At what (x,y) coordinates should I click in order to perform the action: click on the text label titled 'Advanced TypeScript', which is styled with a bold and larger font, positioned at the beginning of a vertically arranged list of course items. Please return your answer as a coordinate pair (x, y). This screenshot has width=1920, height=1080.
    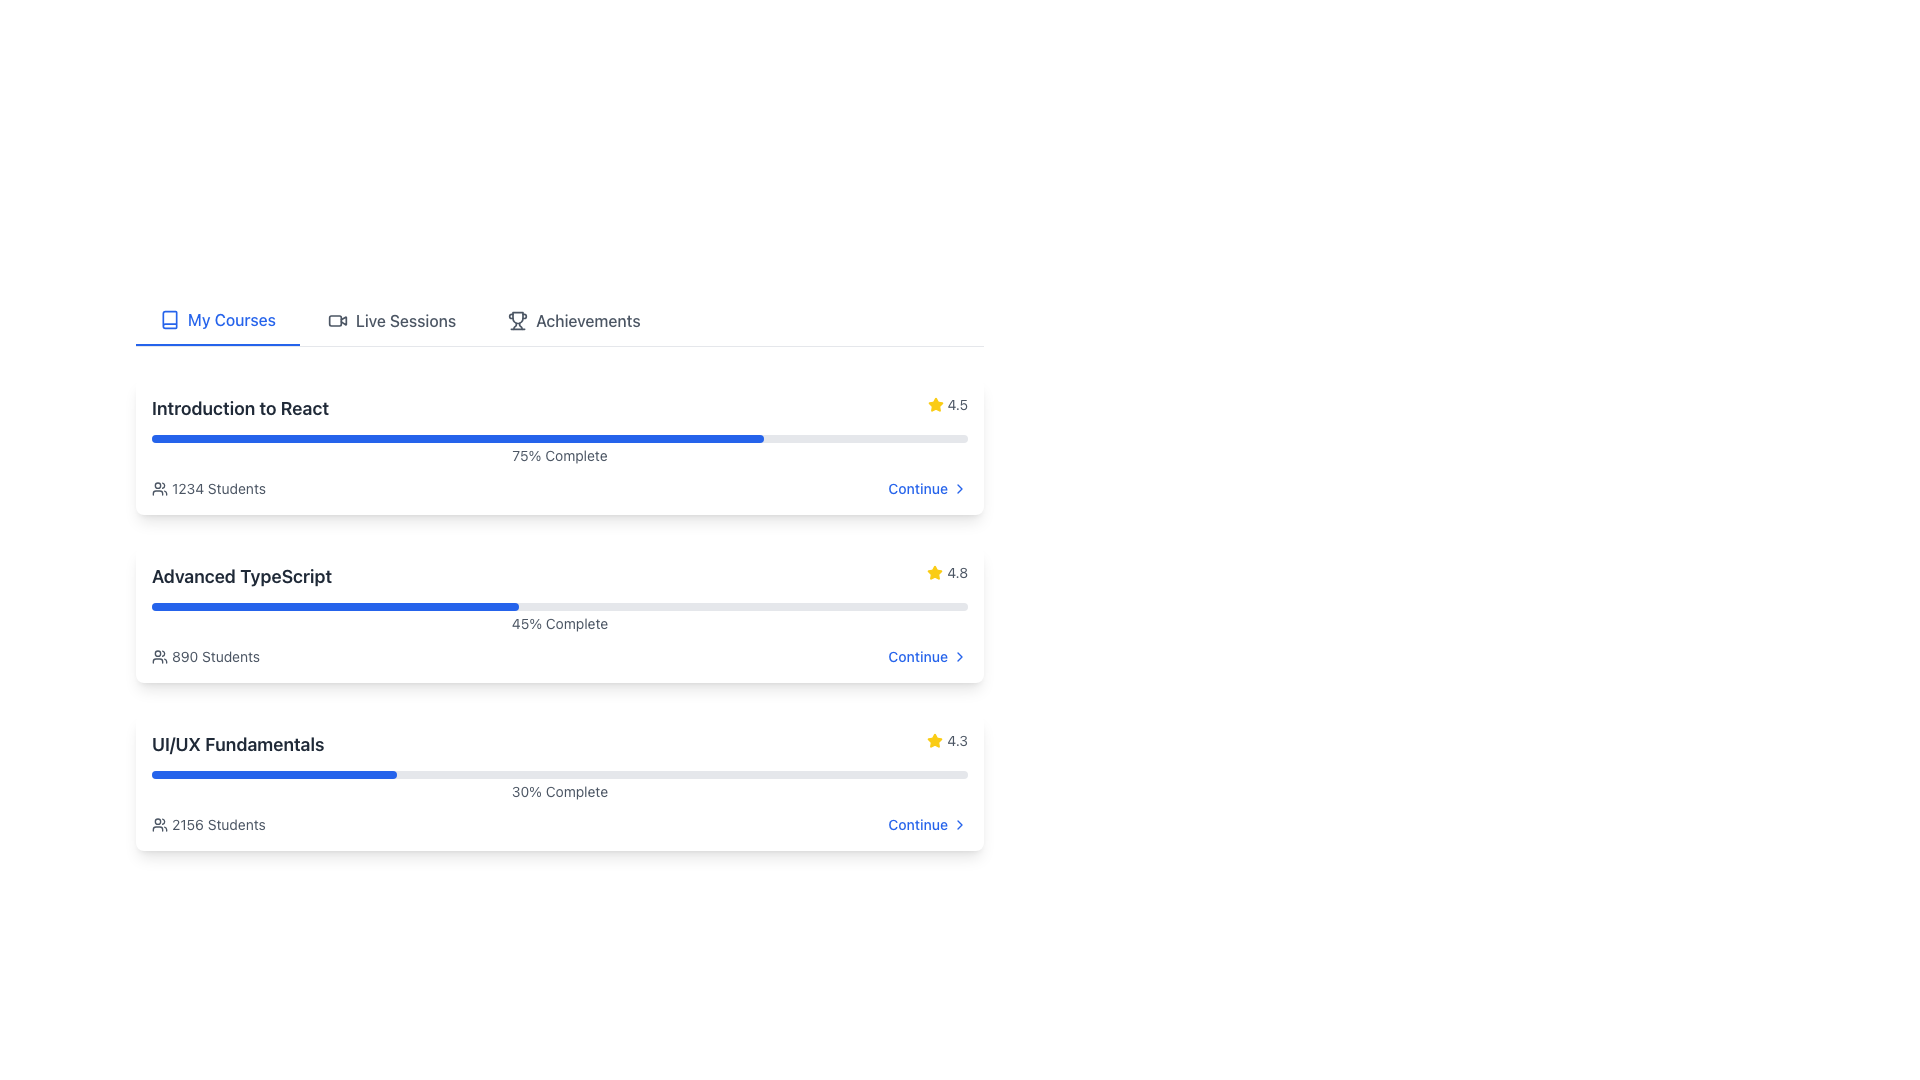
    Looking at the image, I should click on (241, 577).